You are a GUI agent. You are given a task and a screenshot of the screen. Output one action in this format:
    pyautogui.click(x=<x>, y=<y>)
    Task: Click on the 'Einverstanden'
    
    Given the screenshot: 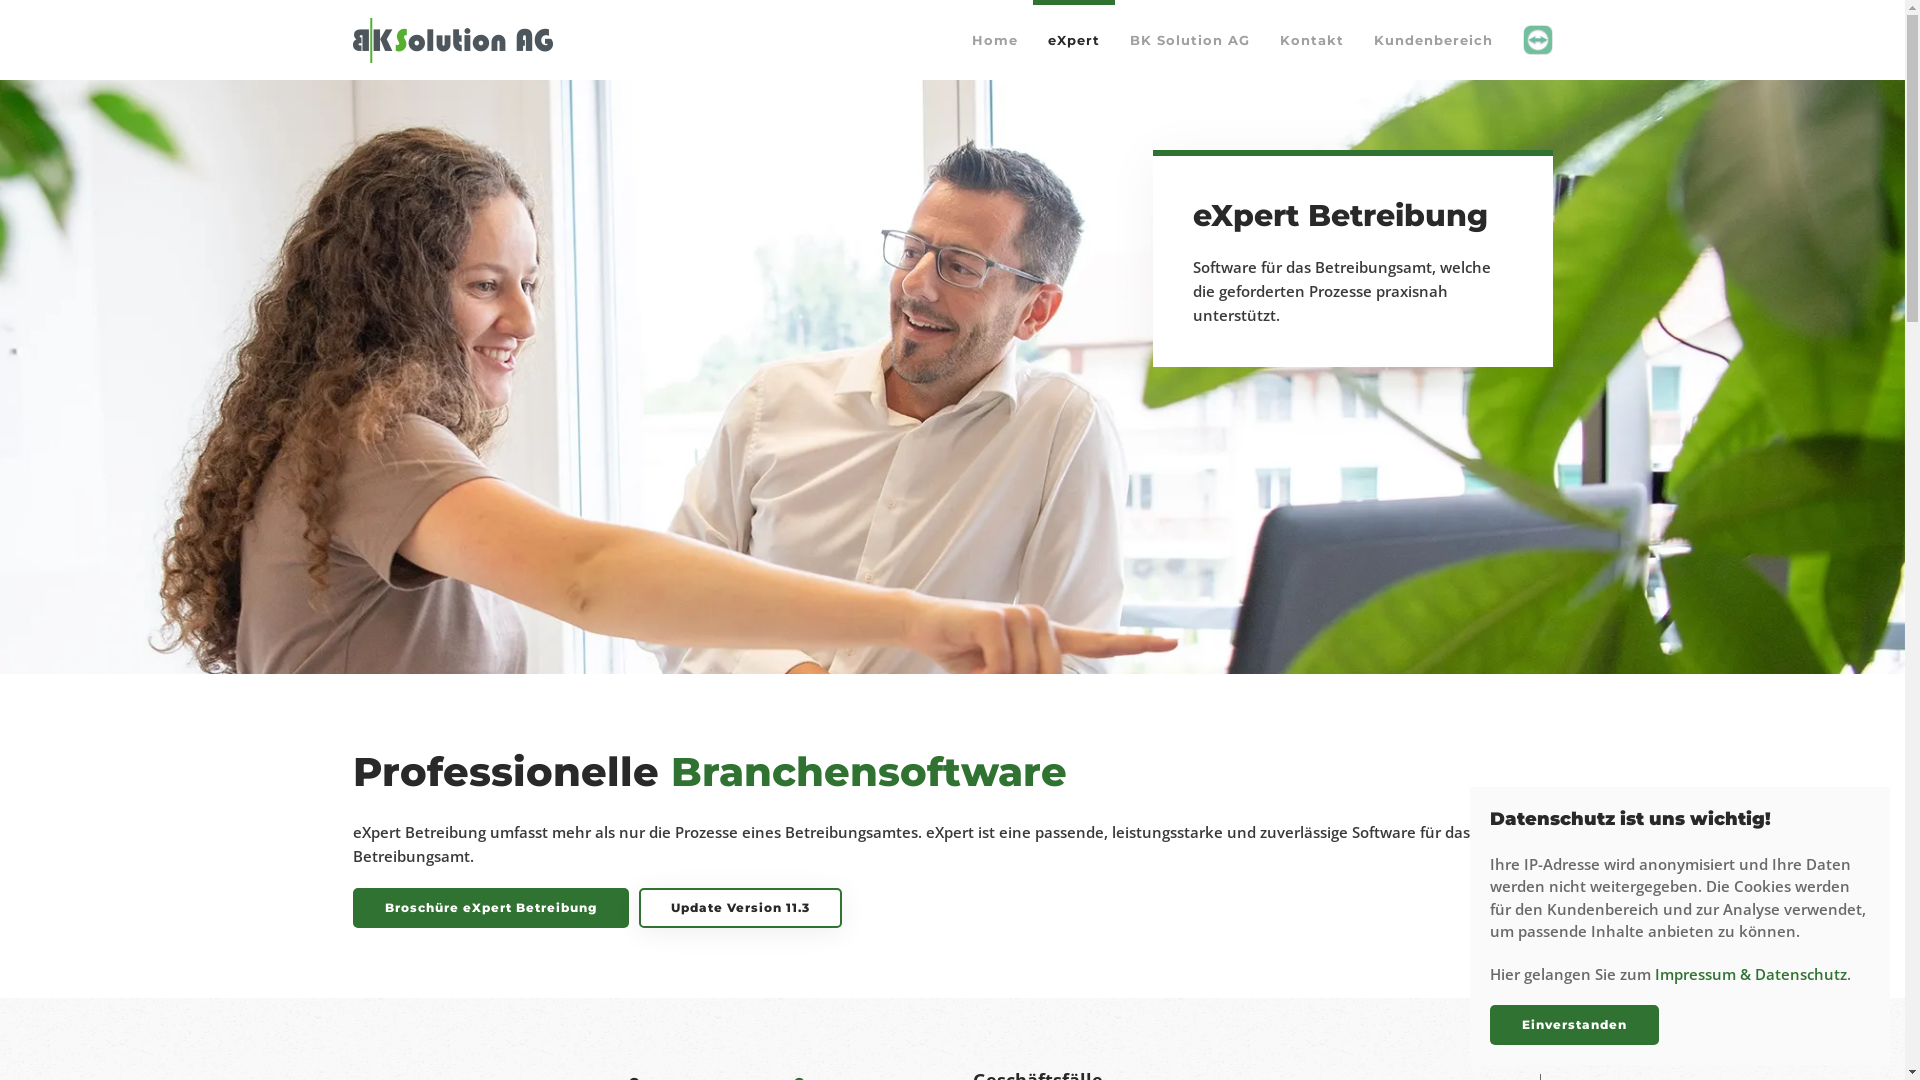 What is the action you would take?
    pyautogui.click(x=1573, y=1025)
    